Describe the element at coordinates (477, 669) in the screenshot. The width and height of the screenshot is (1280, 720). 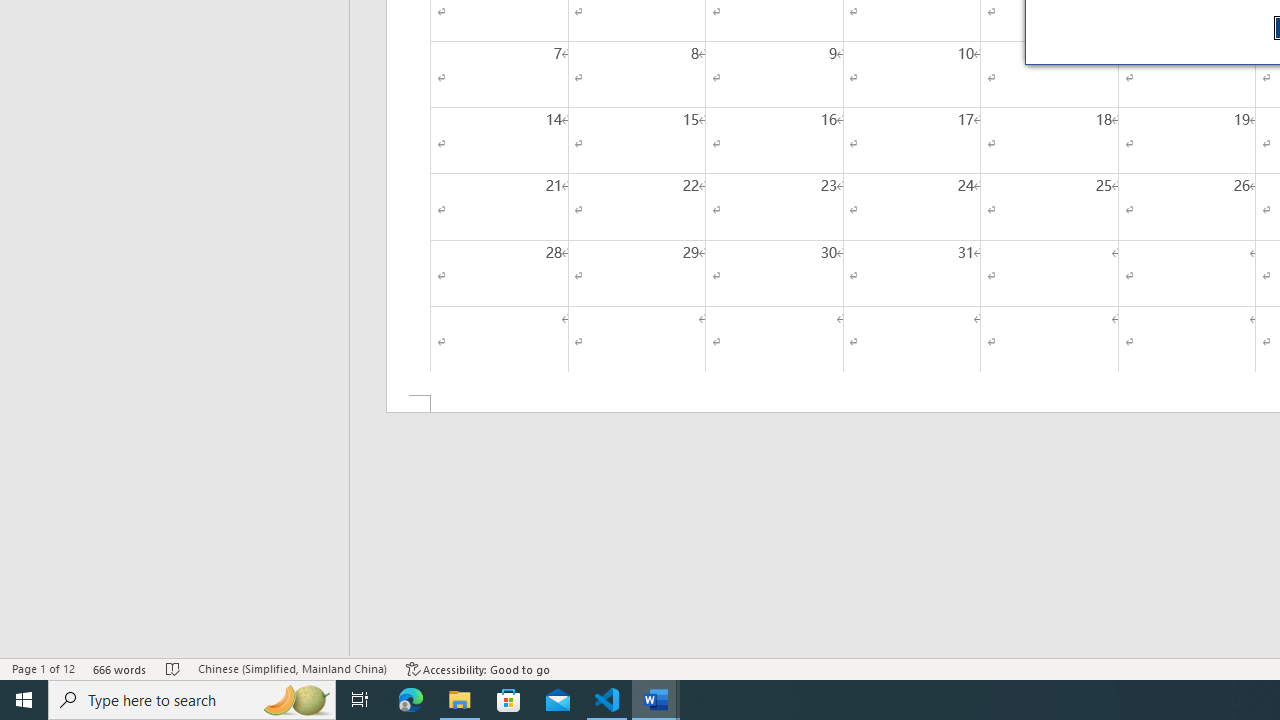
I see `'Accessibility Checker Accessibility: Good to go'` at that location.